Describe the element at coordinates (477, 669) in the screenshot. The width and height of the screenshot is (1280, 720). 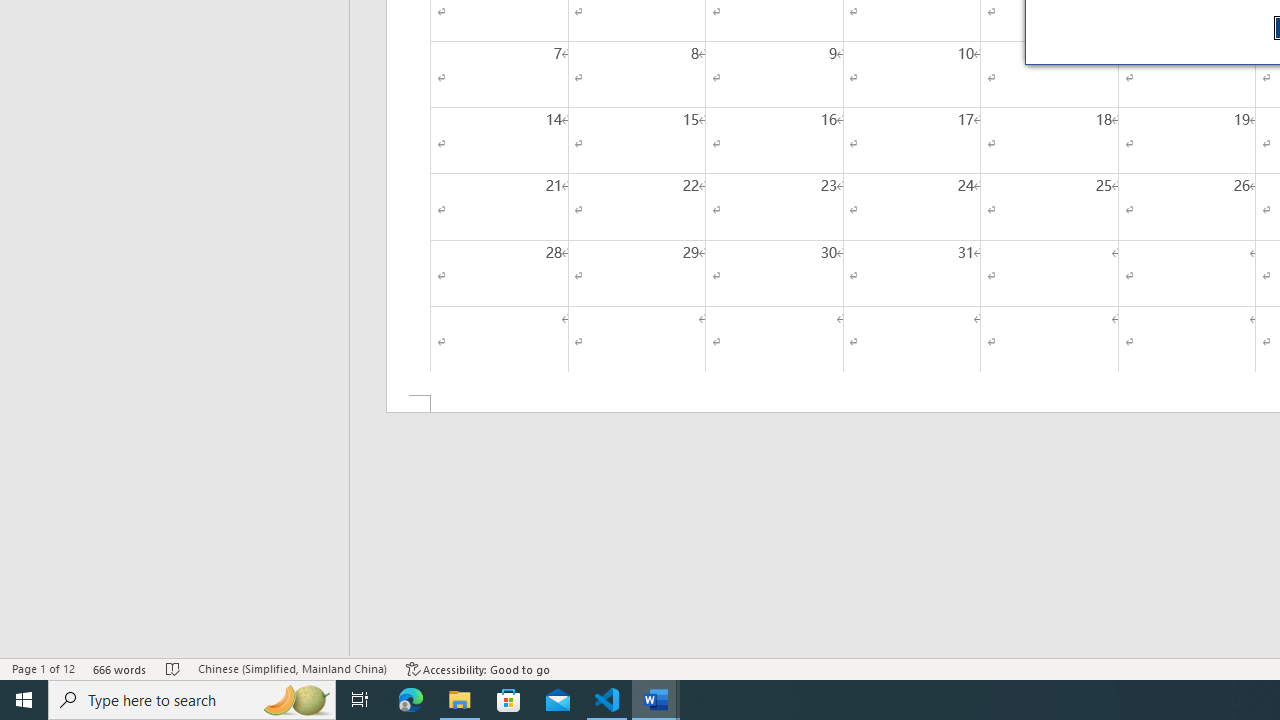
I see `'Accessibility Checker Accessibility: Good to go'` at that location.